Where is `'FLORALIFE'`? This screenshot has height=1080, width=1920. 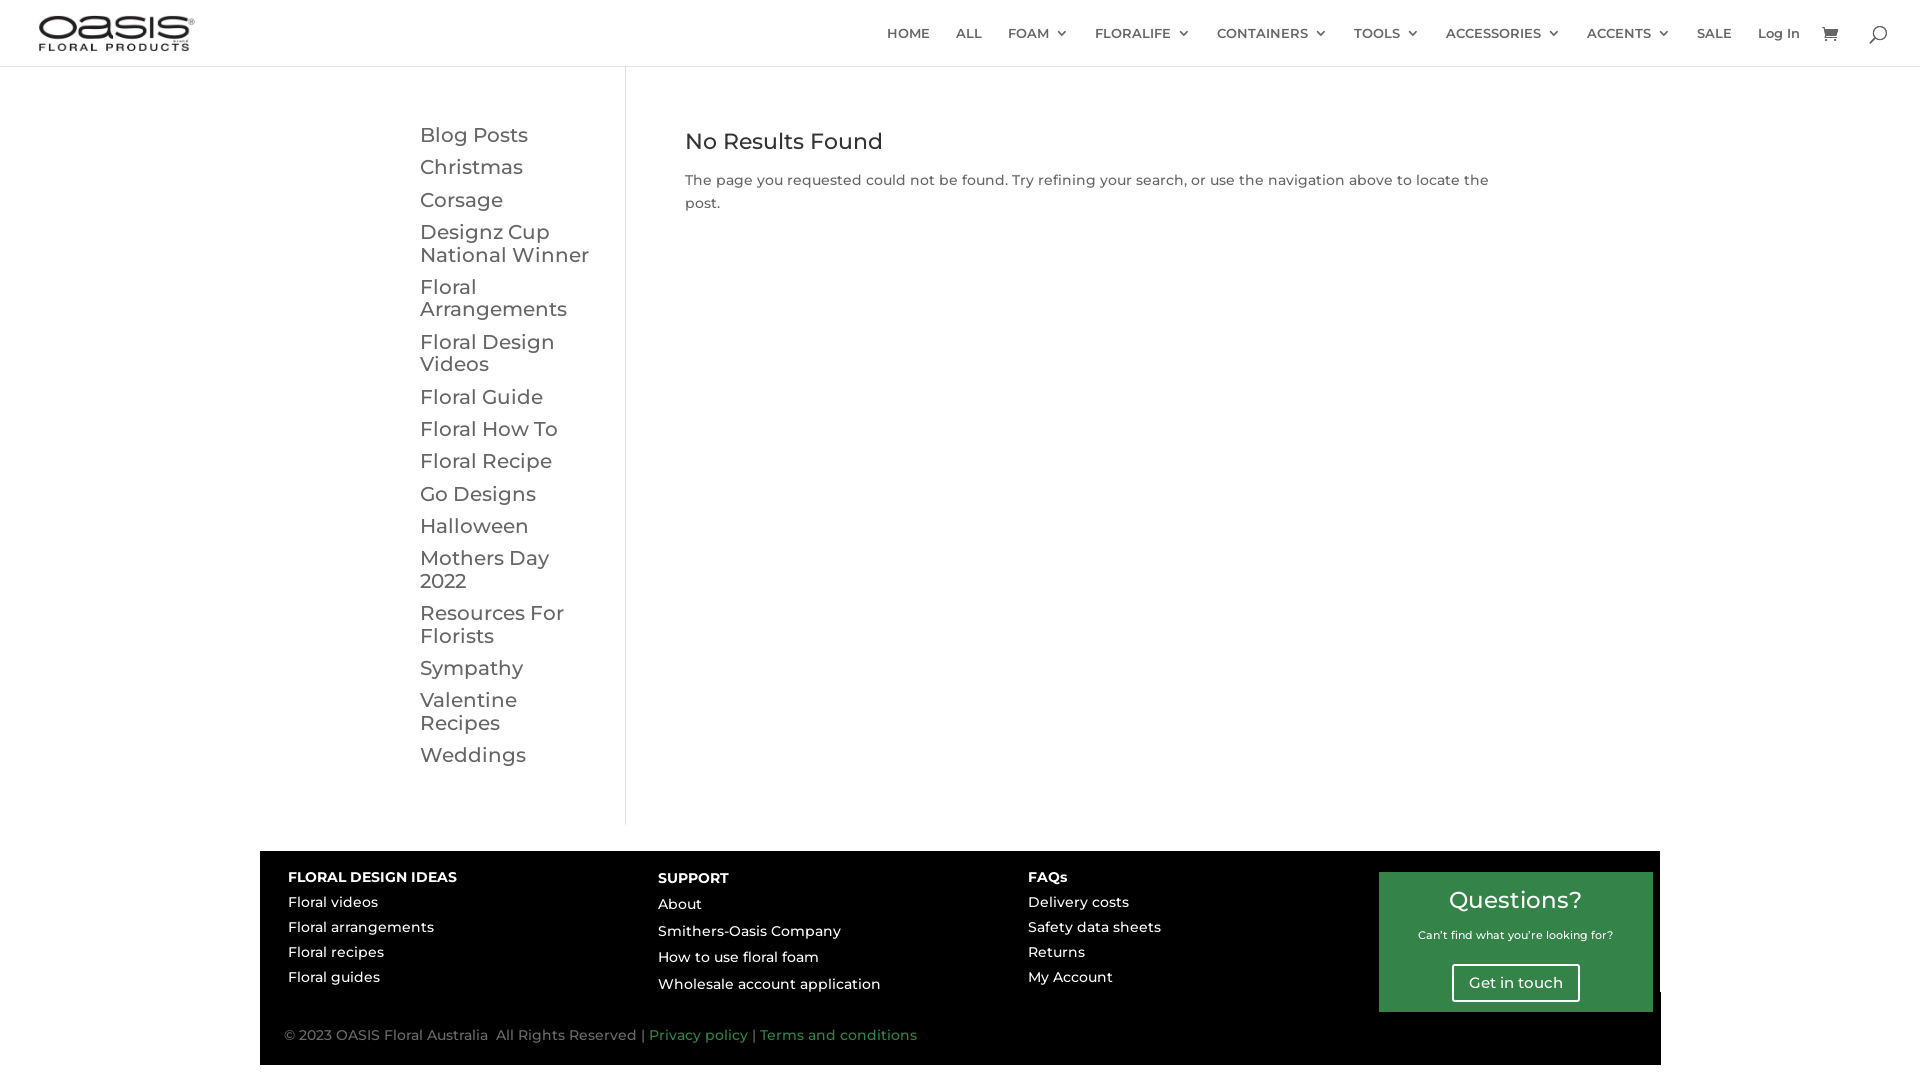 'FLORALIFE' is located at coordinates (1142, 45).